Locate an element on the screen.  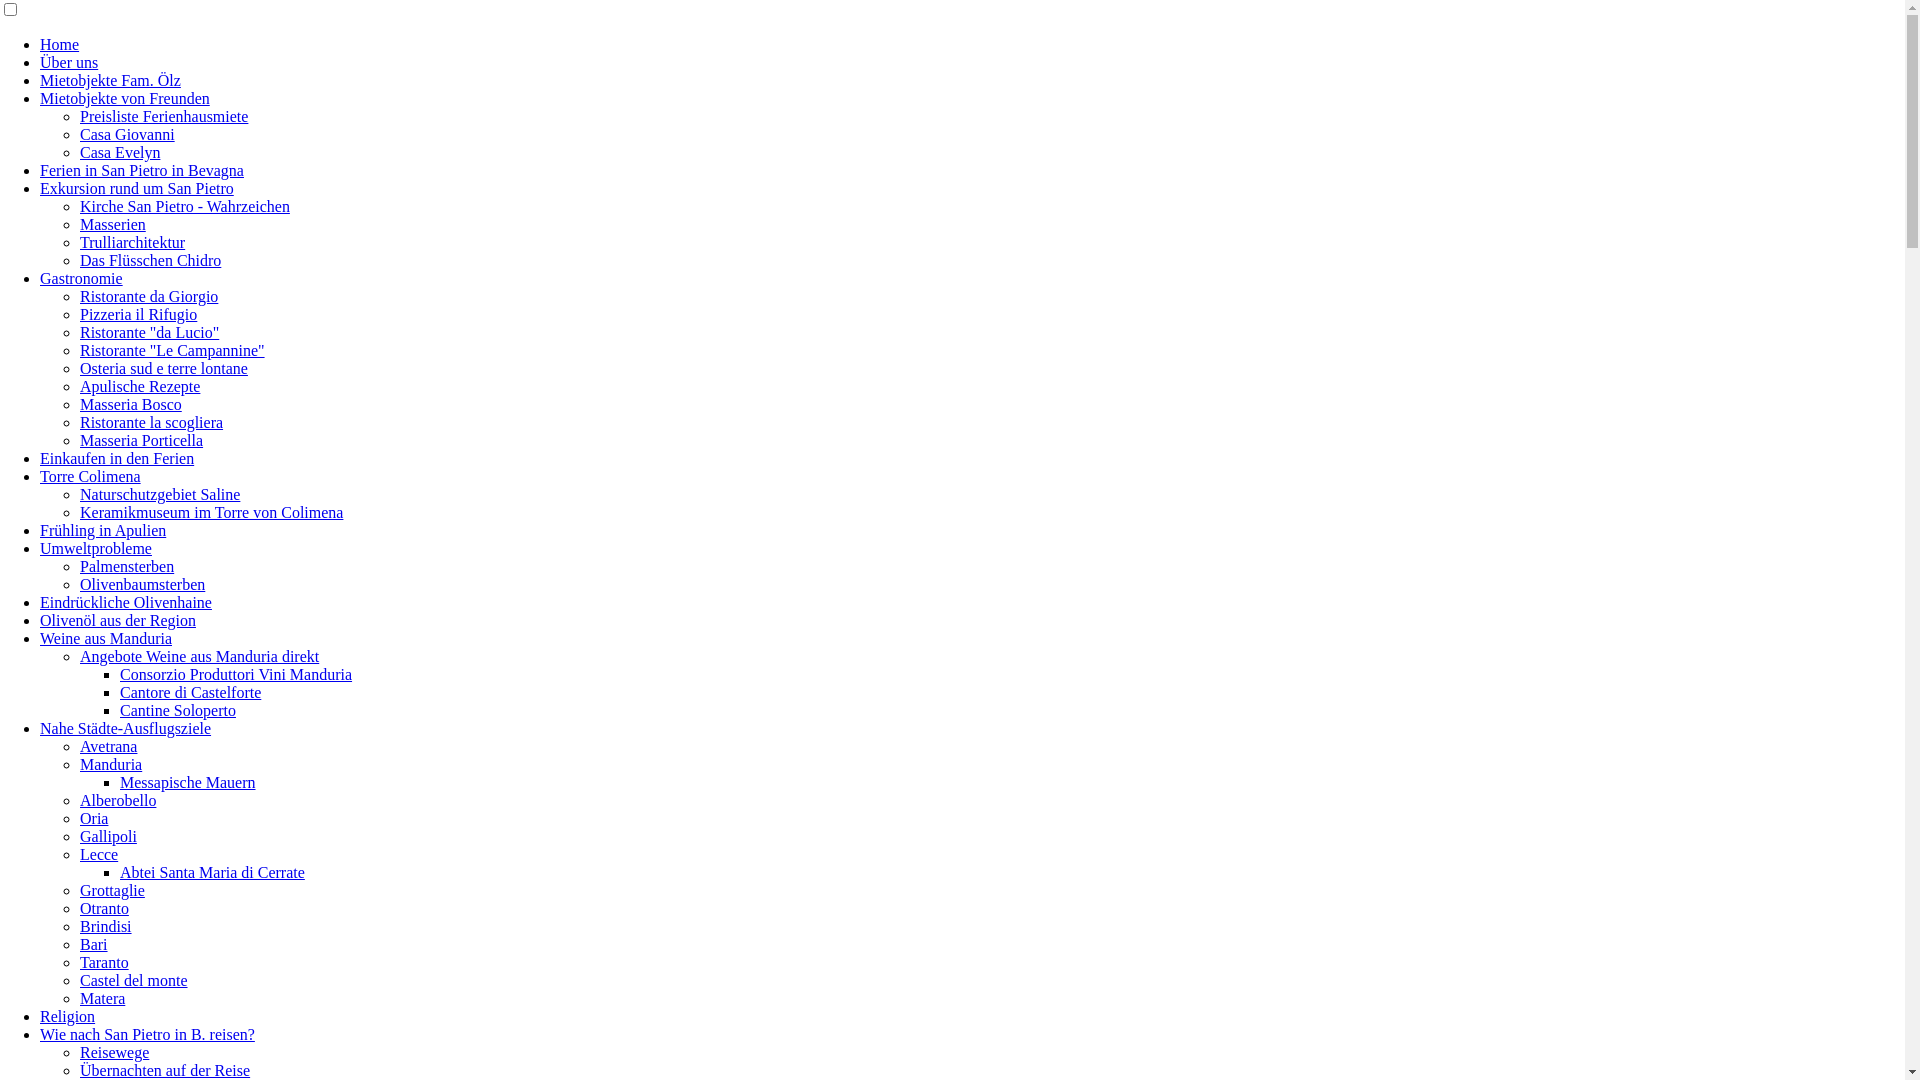
'Torre Colimena' is located at coordinates (89, 476).